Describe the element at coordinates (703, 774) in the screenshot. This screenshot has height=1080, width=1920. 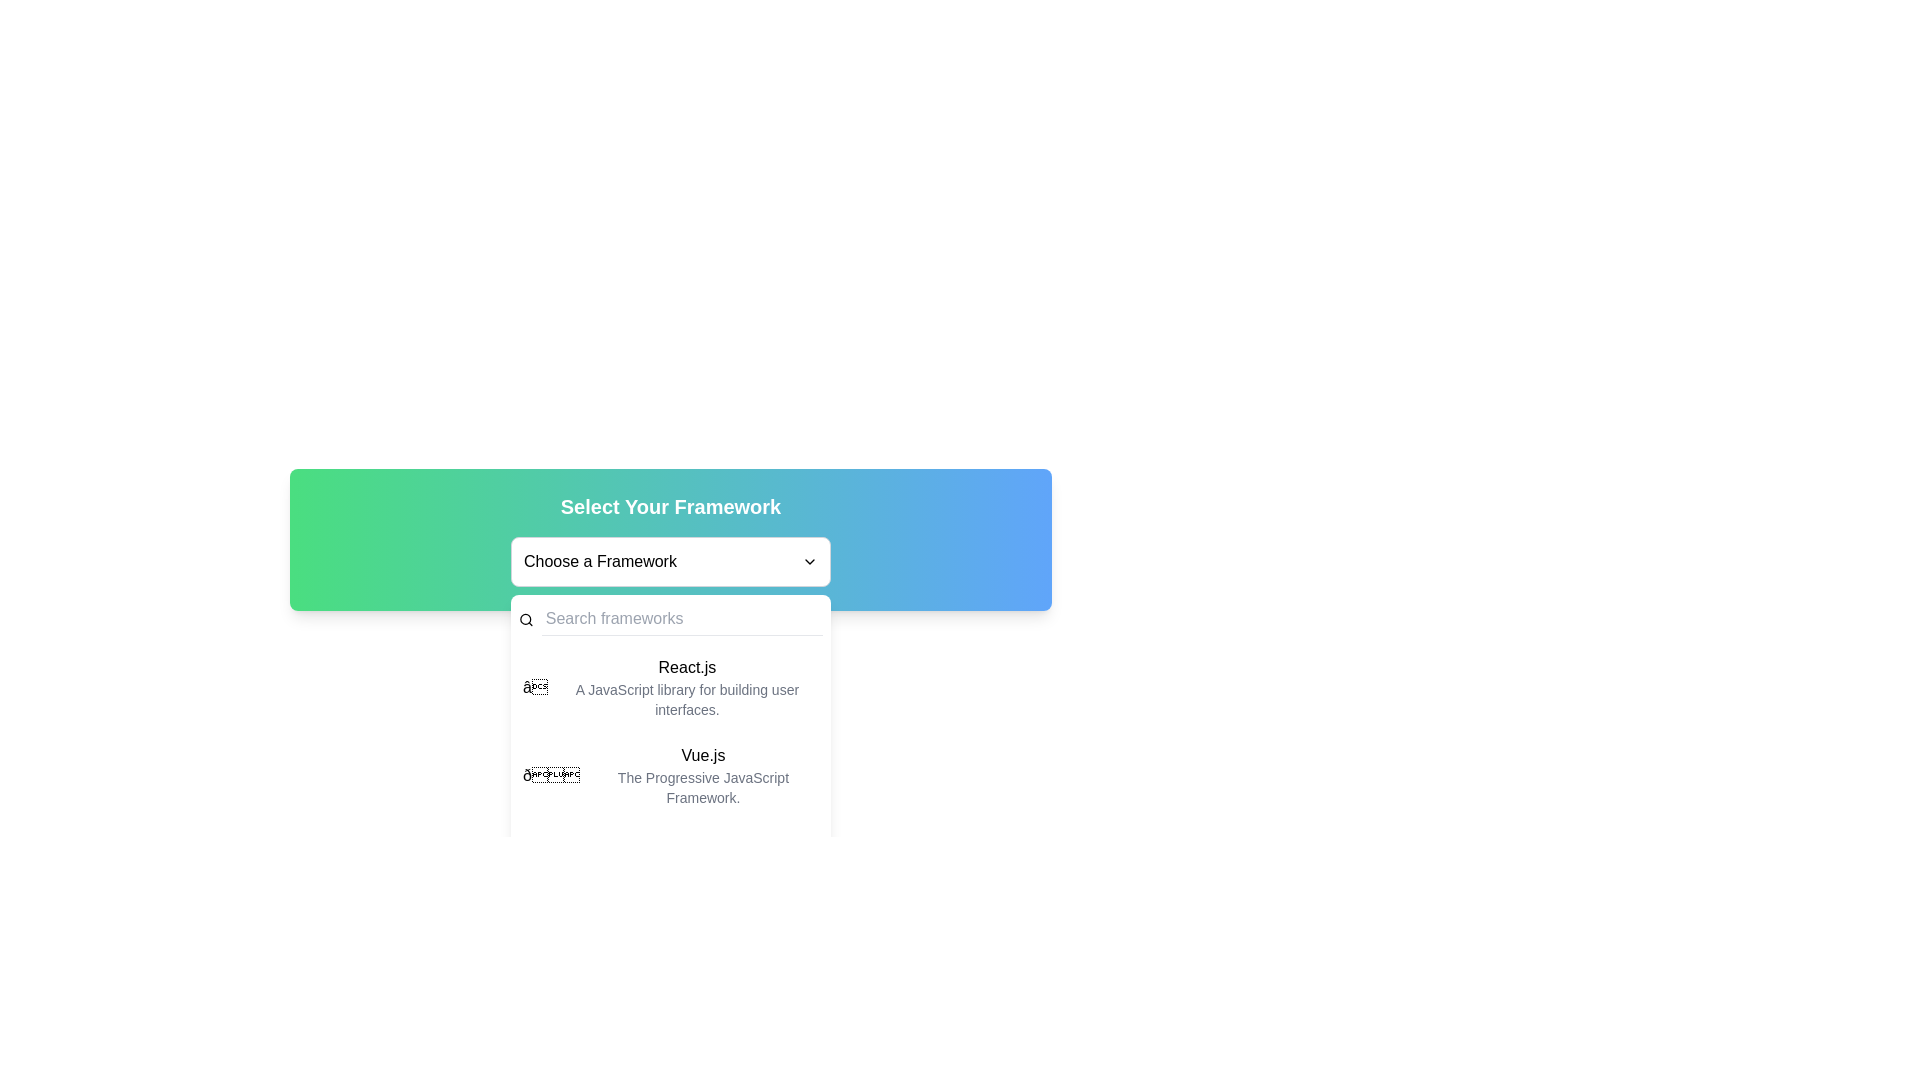
I see `the second entry in the 'Select Your Framework' dropdown menu, which represents the 'Vue.js' framework` at that location.